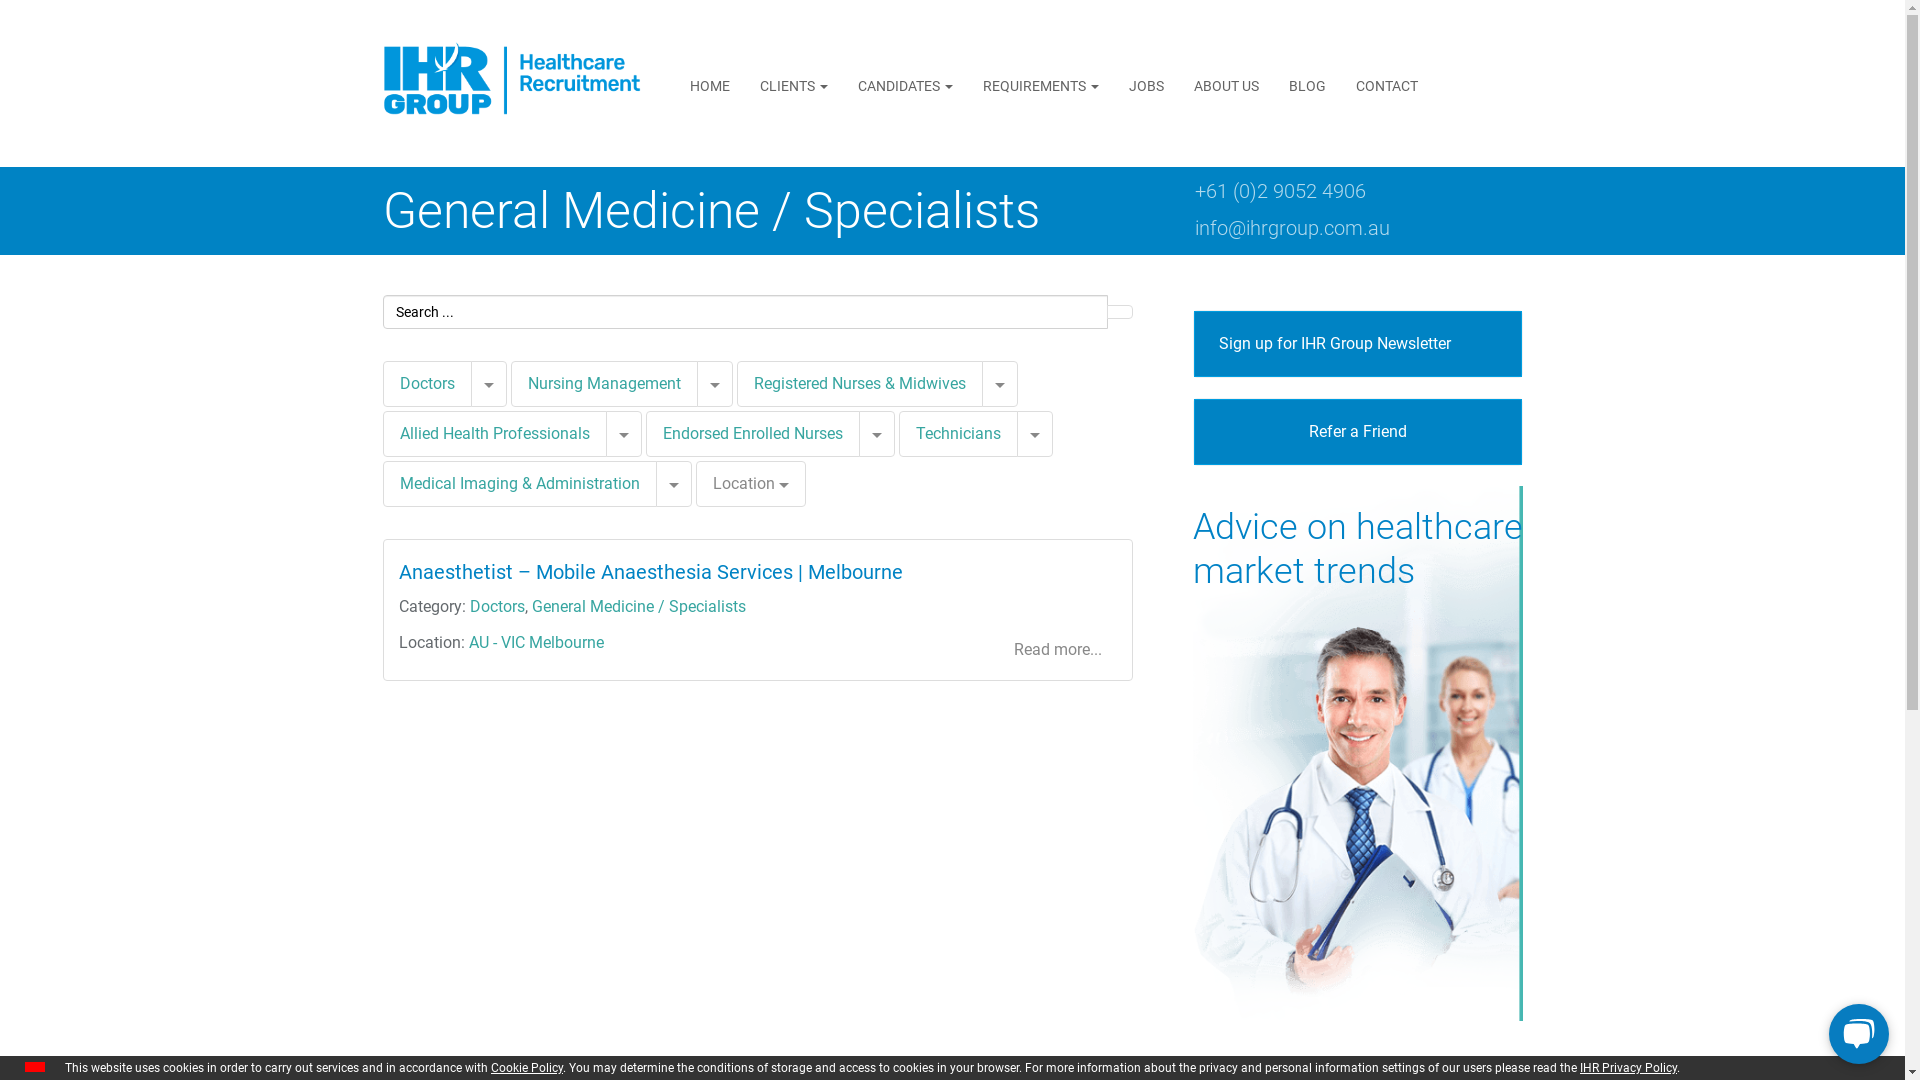  I want to click on 'Technicians', so click(915, 432).